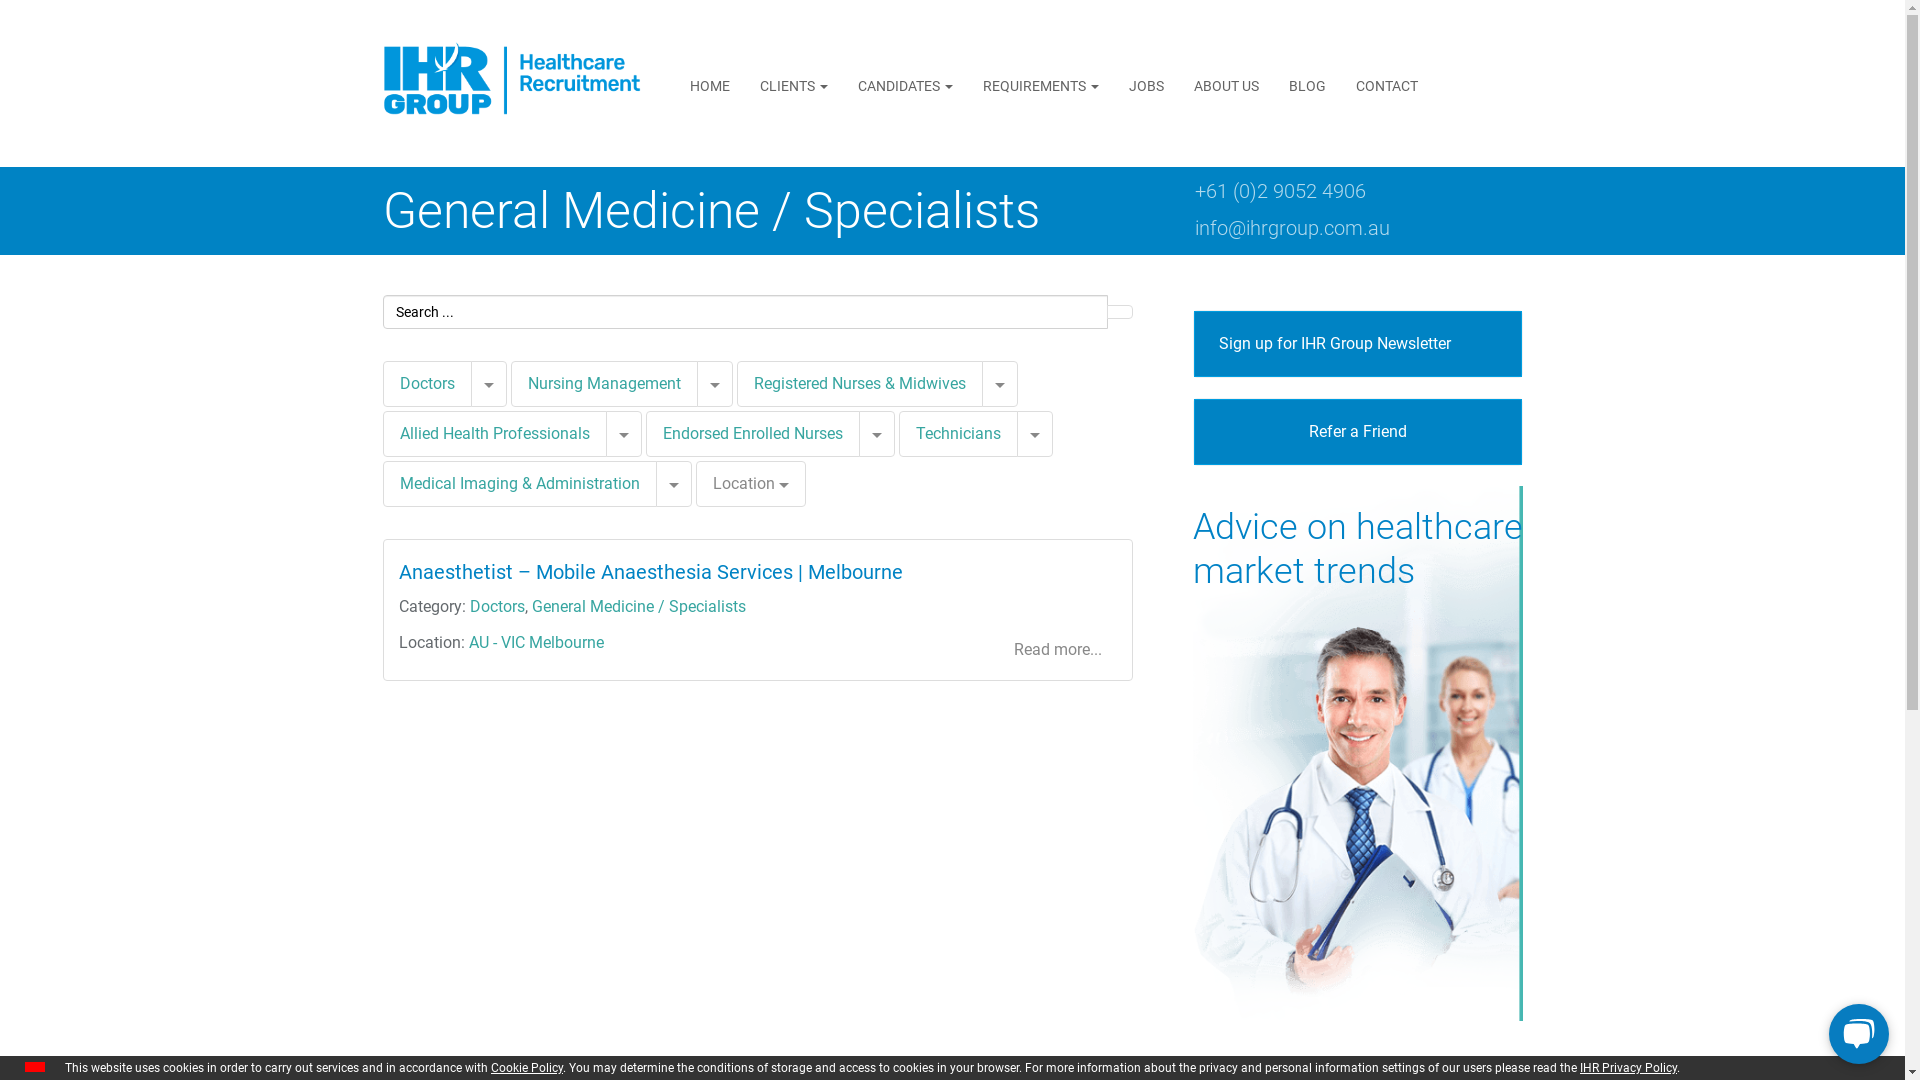  I want to click on 'Technicians', so click(915, 432).